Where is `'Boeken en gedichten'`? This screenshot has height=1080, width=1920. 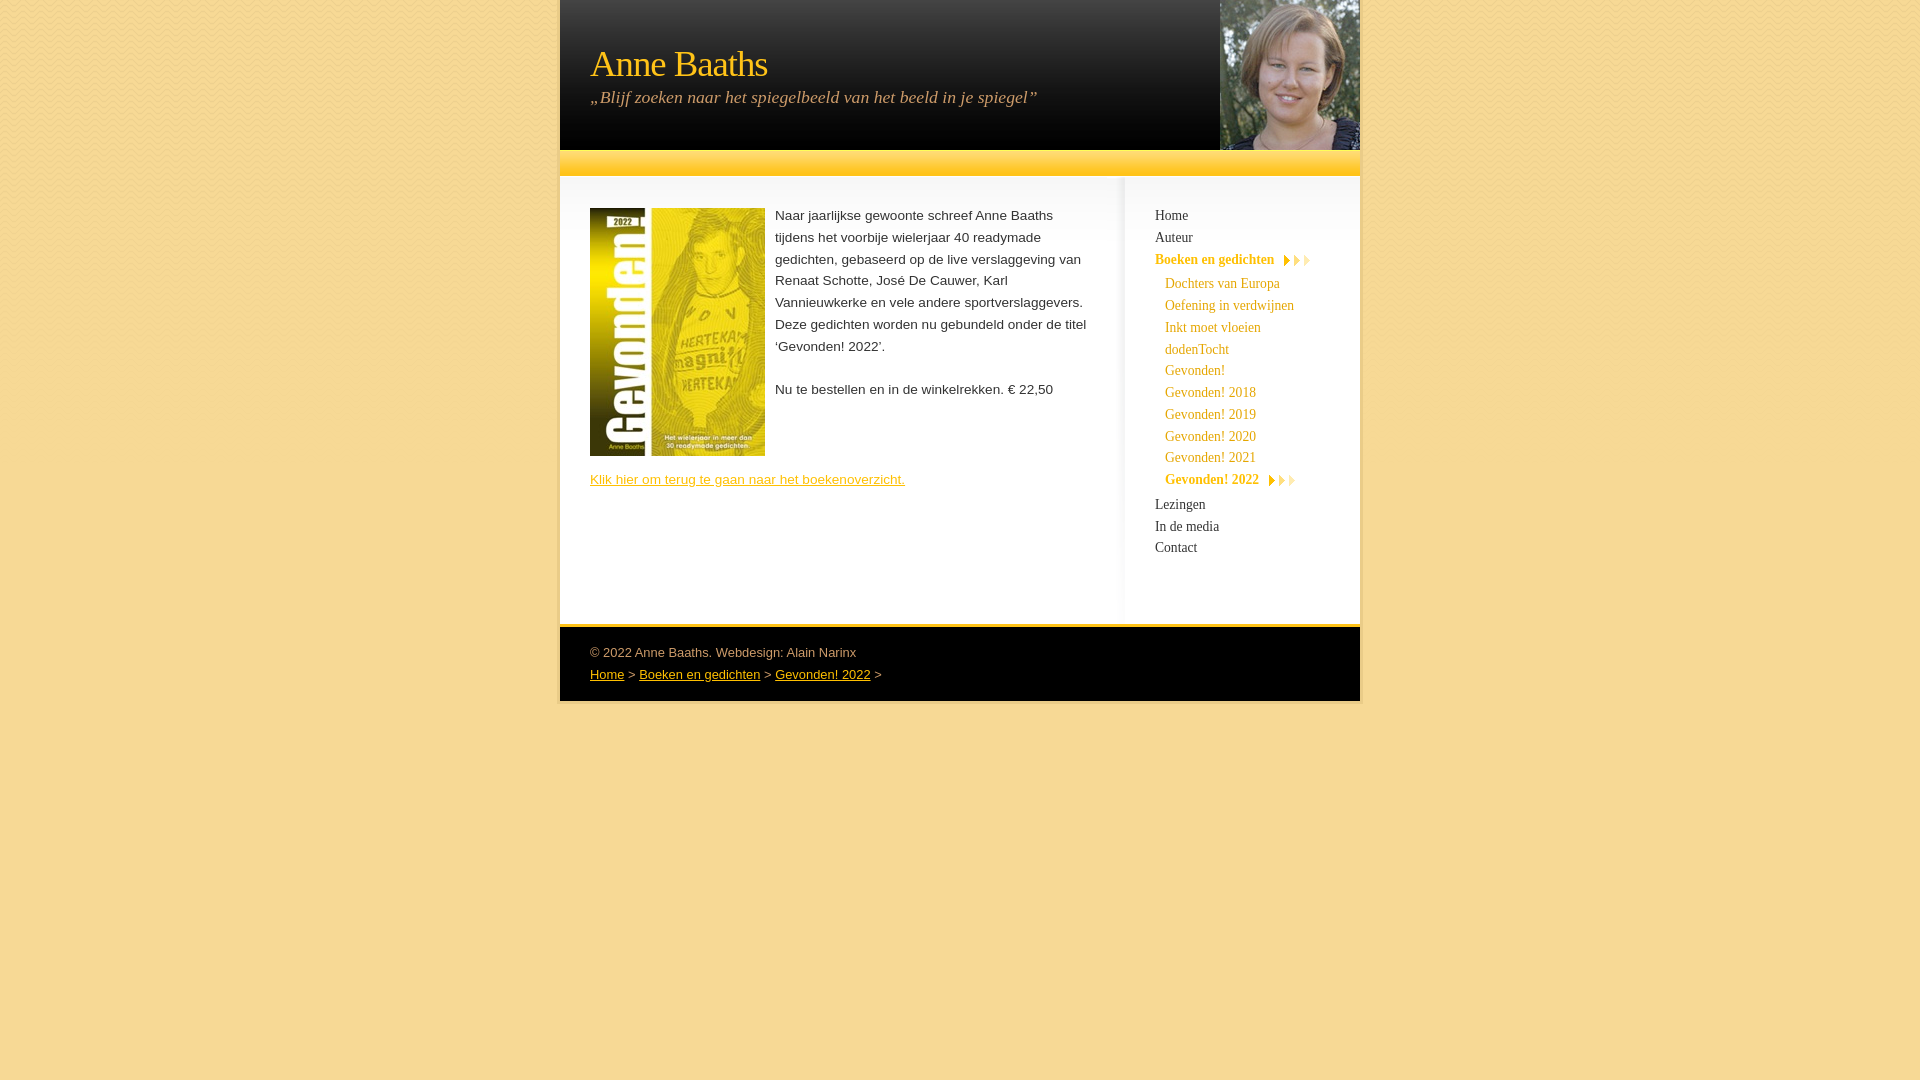
'Boeken en gedichten' is located at coordinates (1155, 258).